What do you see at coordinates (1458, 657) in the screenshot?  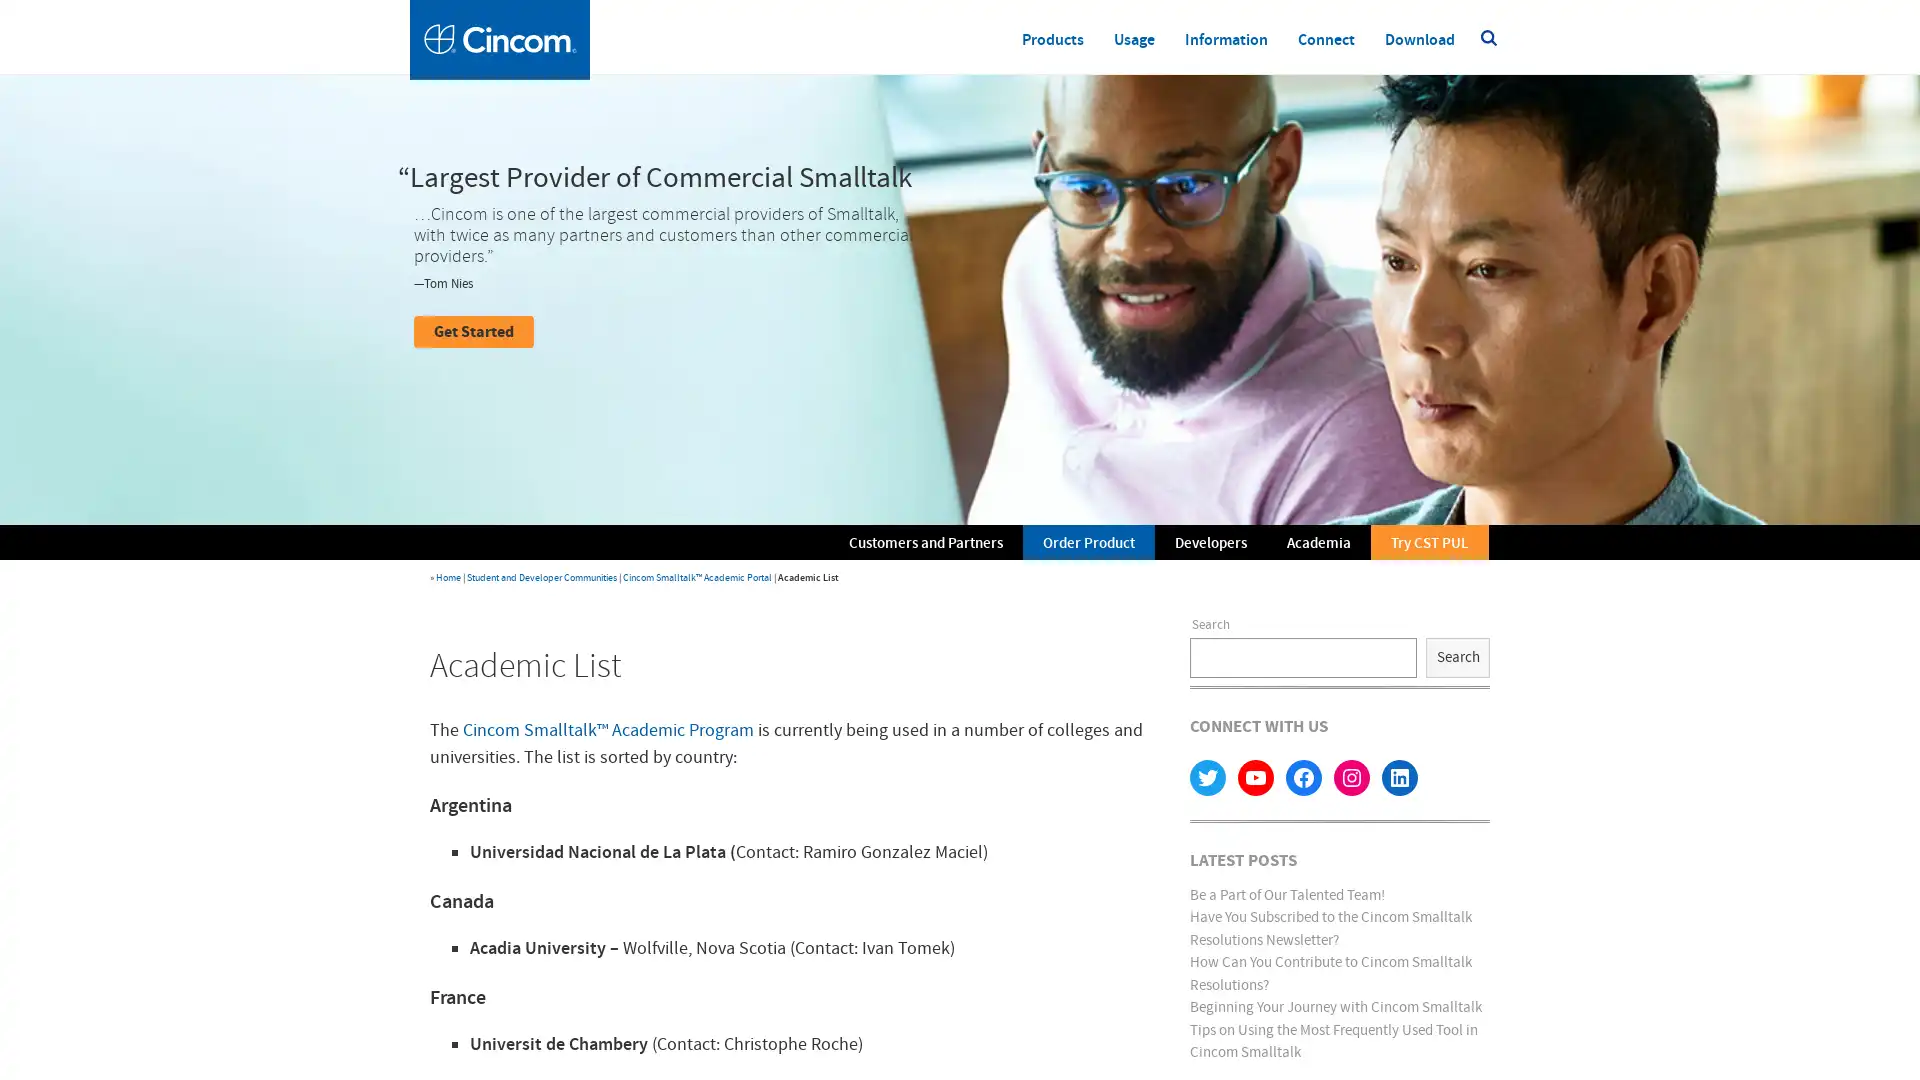 I see `Search` at bounding box center [1458, 657].